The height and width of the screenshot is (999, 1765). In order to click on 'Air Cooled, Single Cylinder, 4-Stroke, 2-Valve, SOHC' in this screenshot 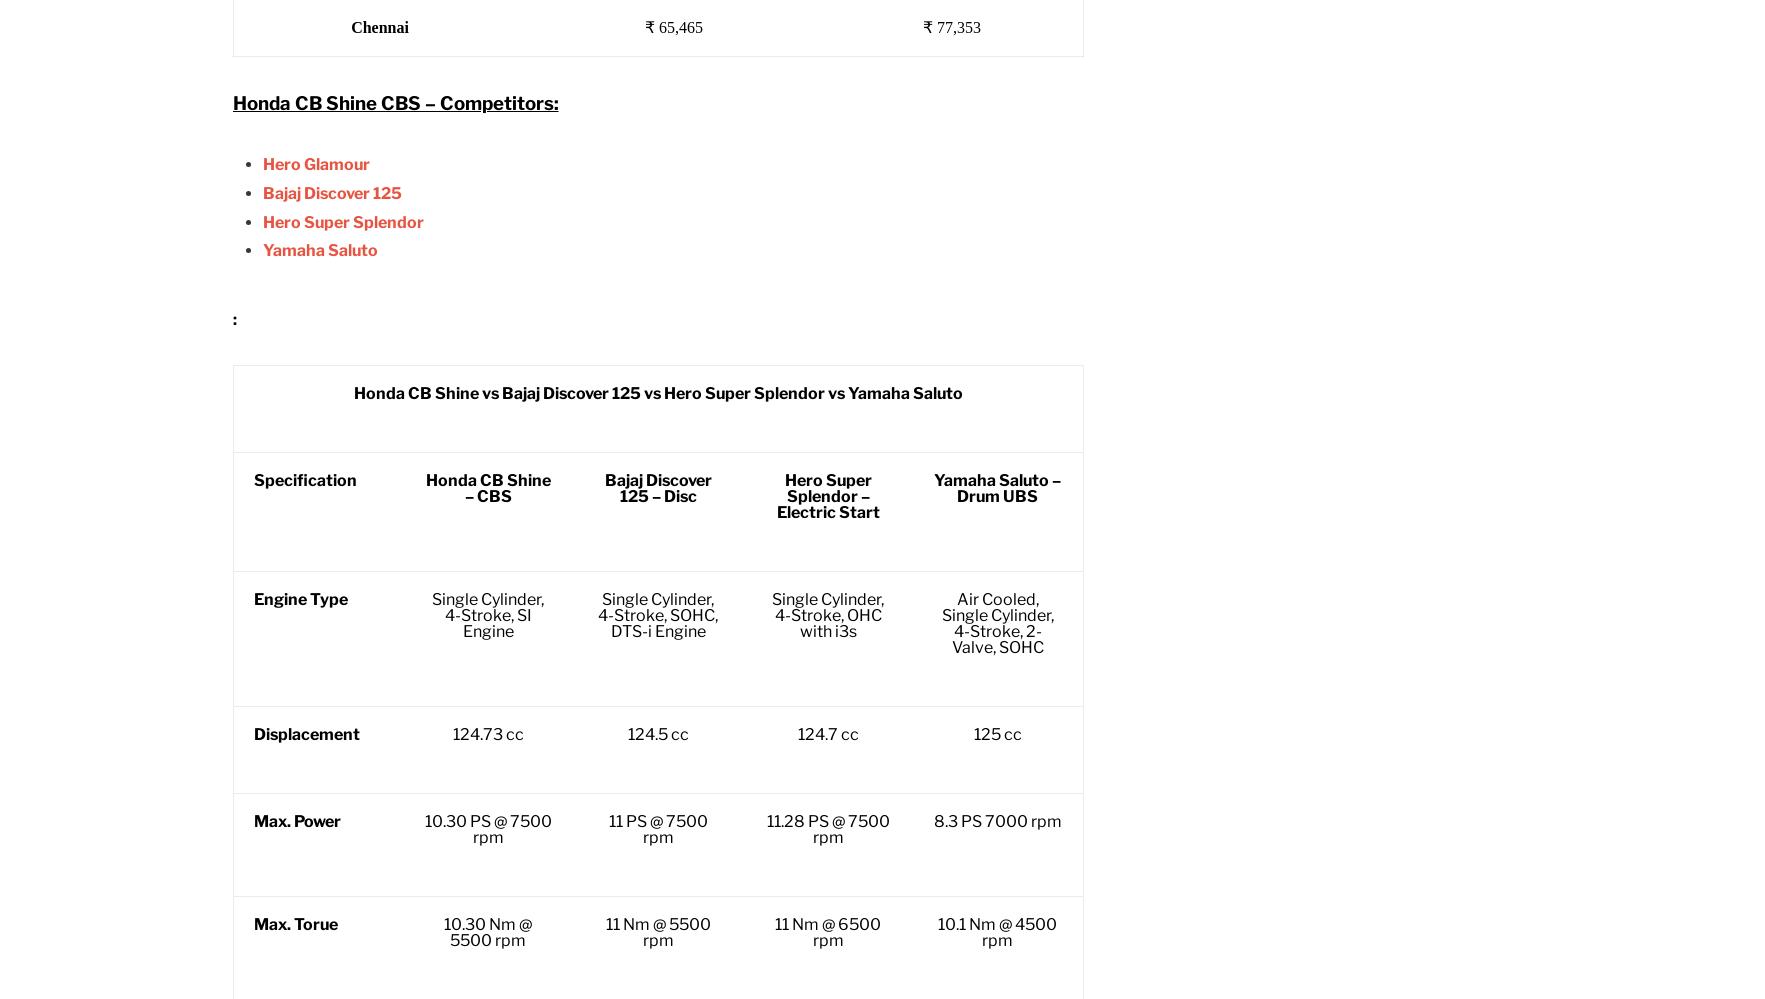, I will do `click(997, 622)`.